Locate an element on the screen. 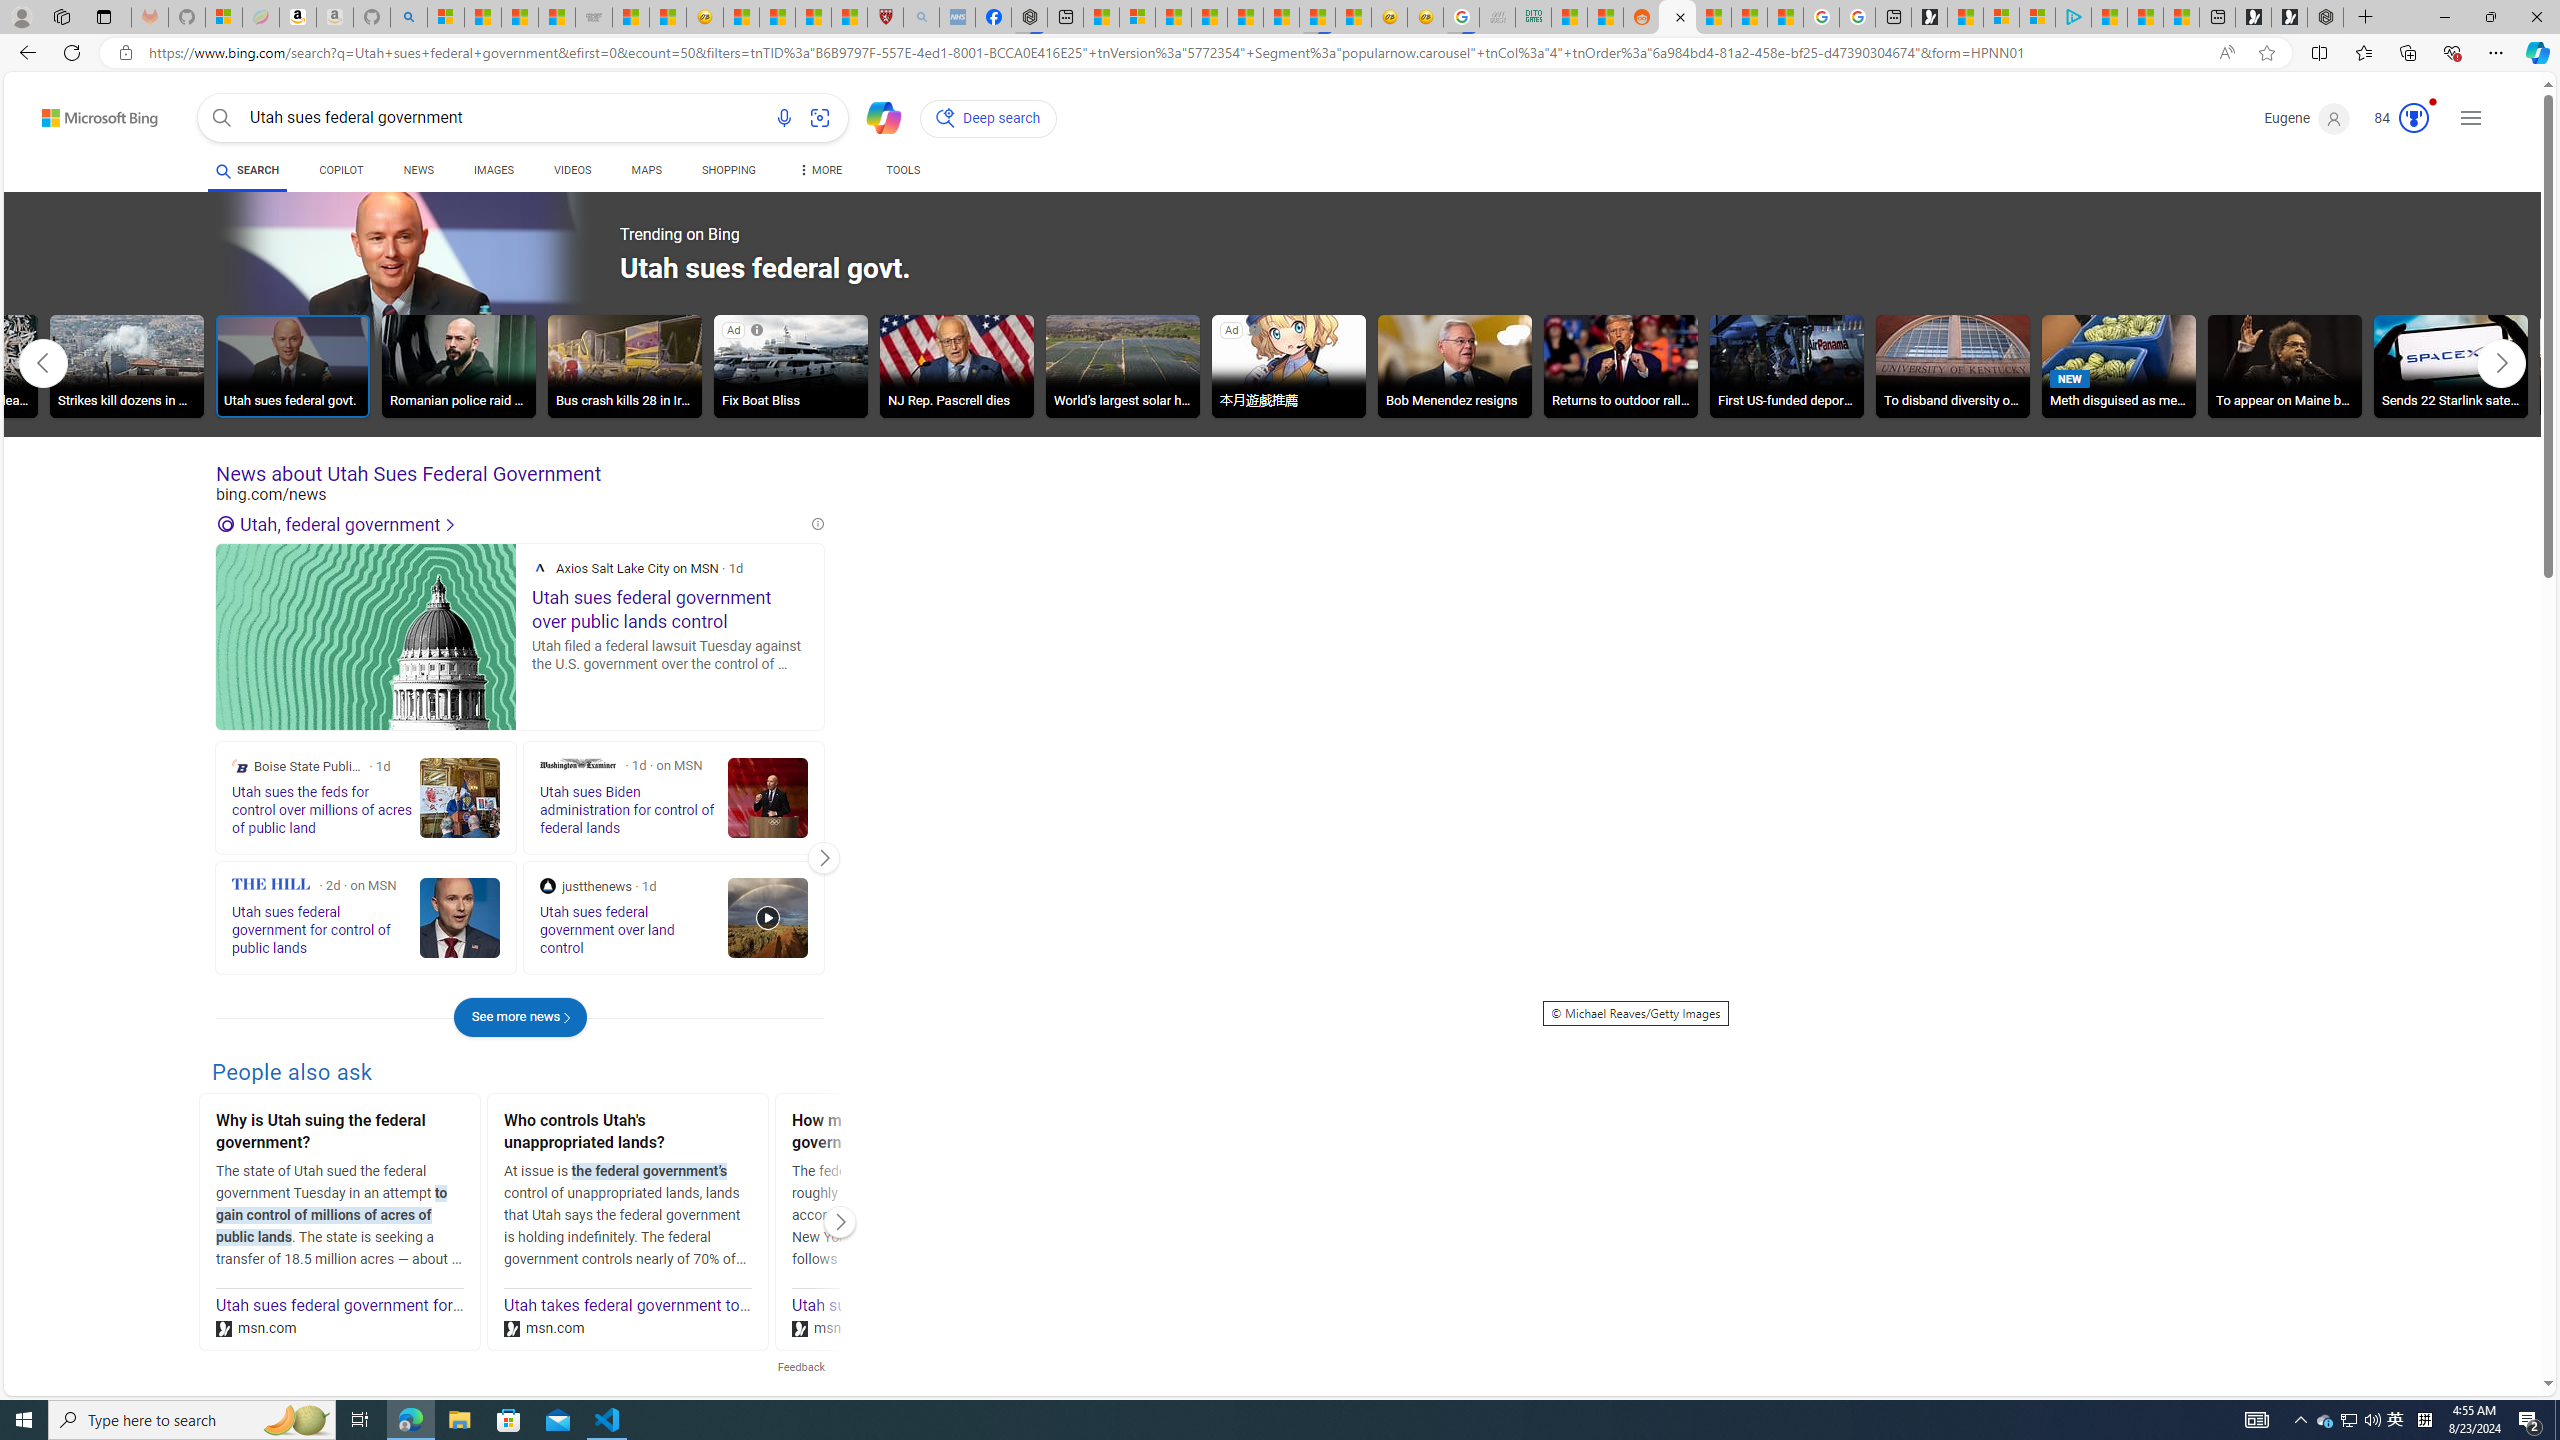 The width and height of the screenshot is (2560, 1440). 'Eugene' is located at coordinates (2306, 118).